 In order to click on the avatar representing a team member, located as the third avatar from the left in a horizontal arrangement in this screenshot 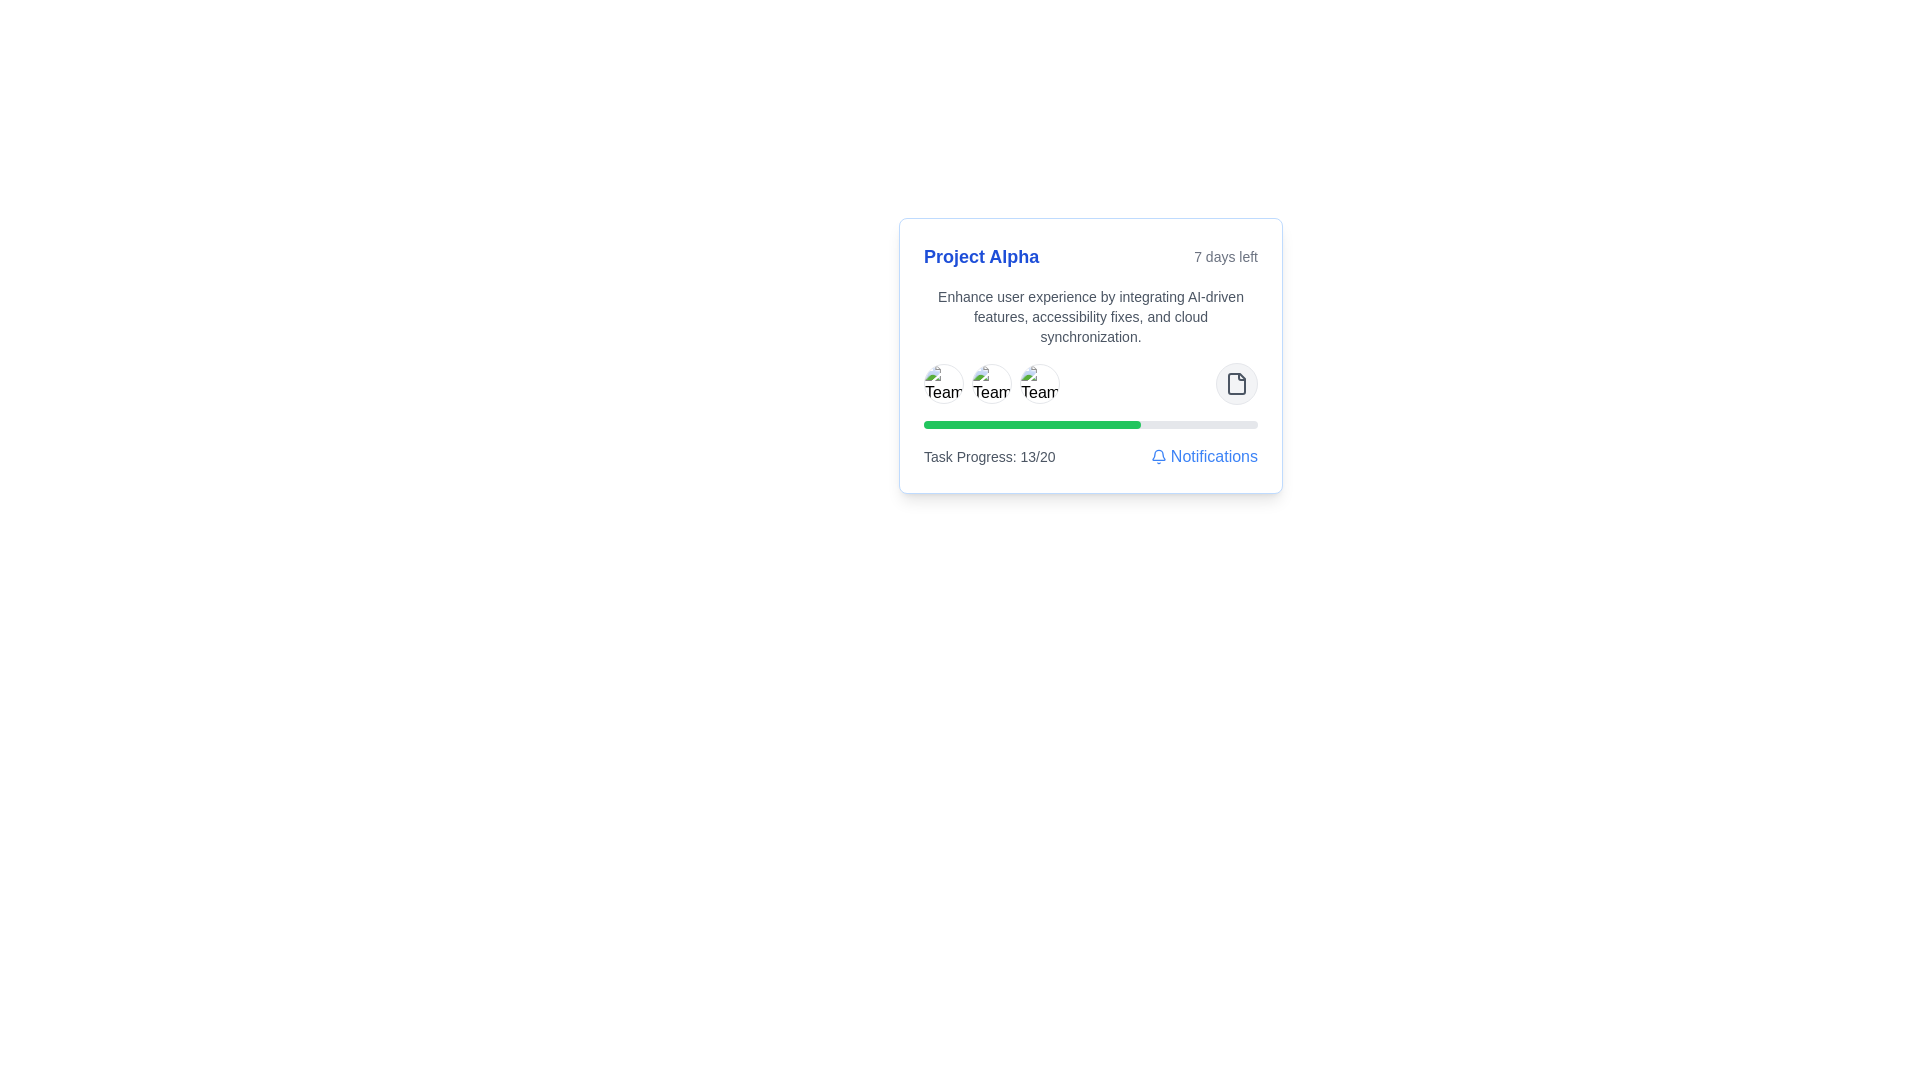, I will do `click(1040, 384)`.